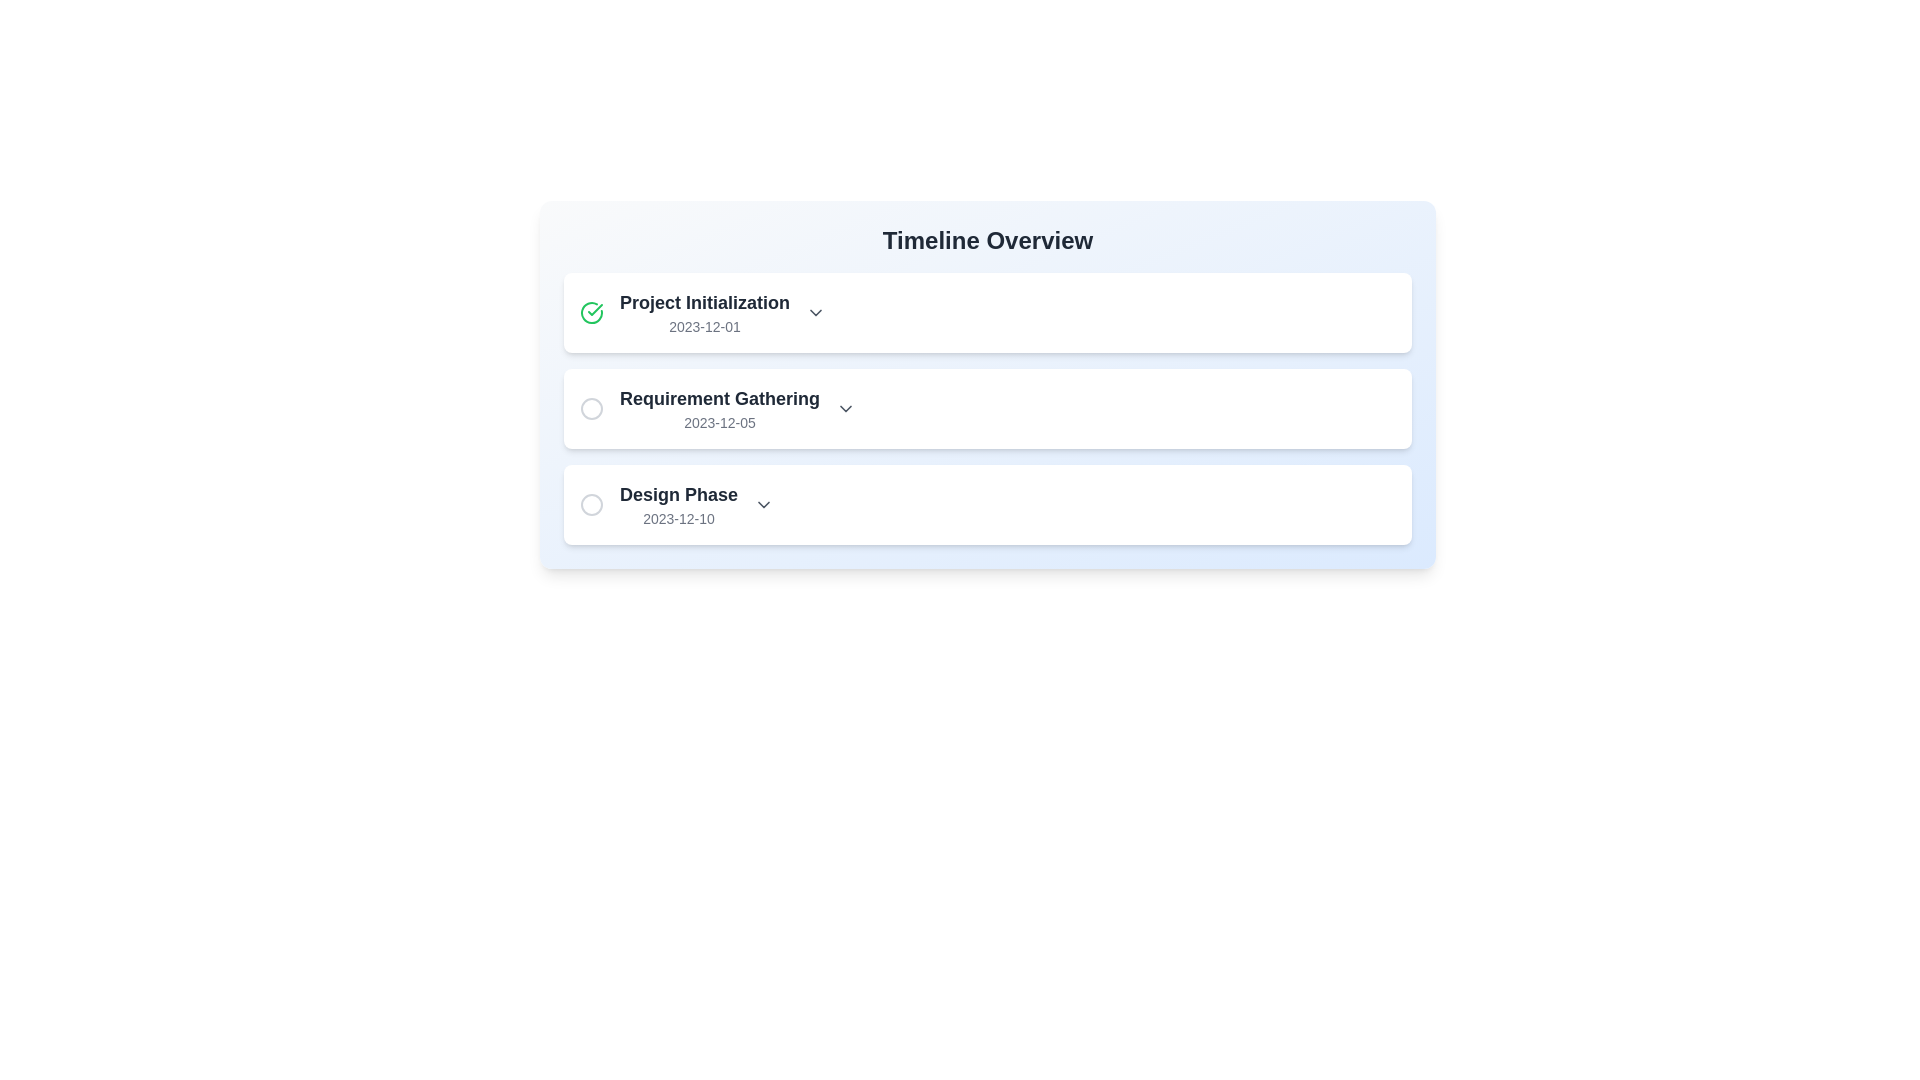  Describe the element at coordinates (705, 303) in the screenshot. I see `text from the label displaying 'Project Initialization', which is styled in a large, bold font and is located at the top-left corner of the list section` at that location.